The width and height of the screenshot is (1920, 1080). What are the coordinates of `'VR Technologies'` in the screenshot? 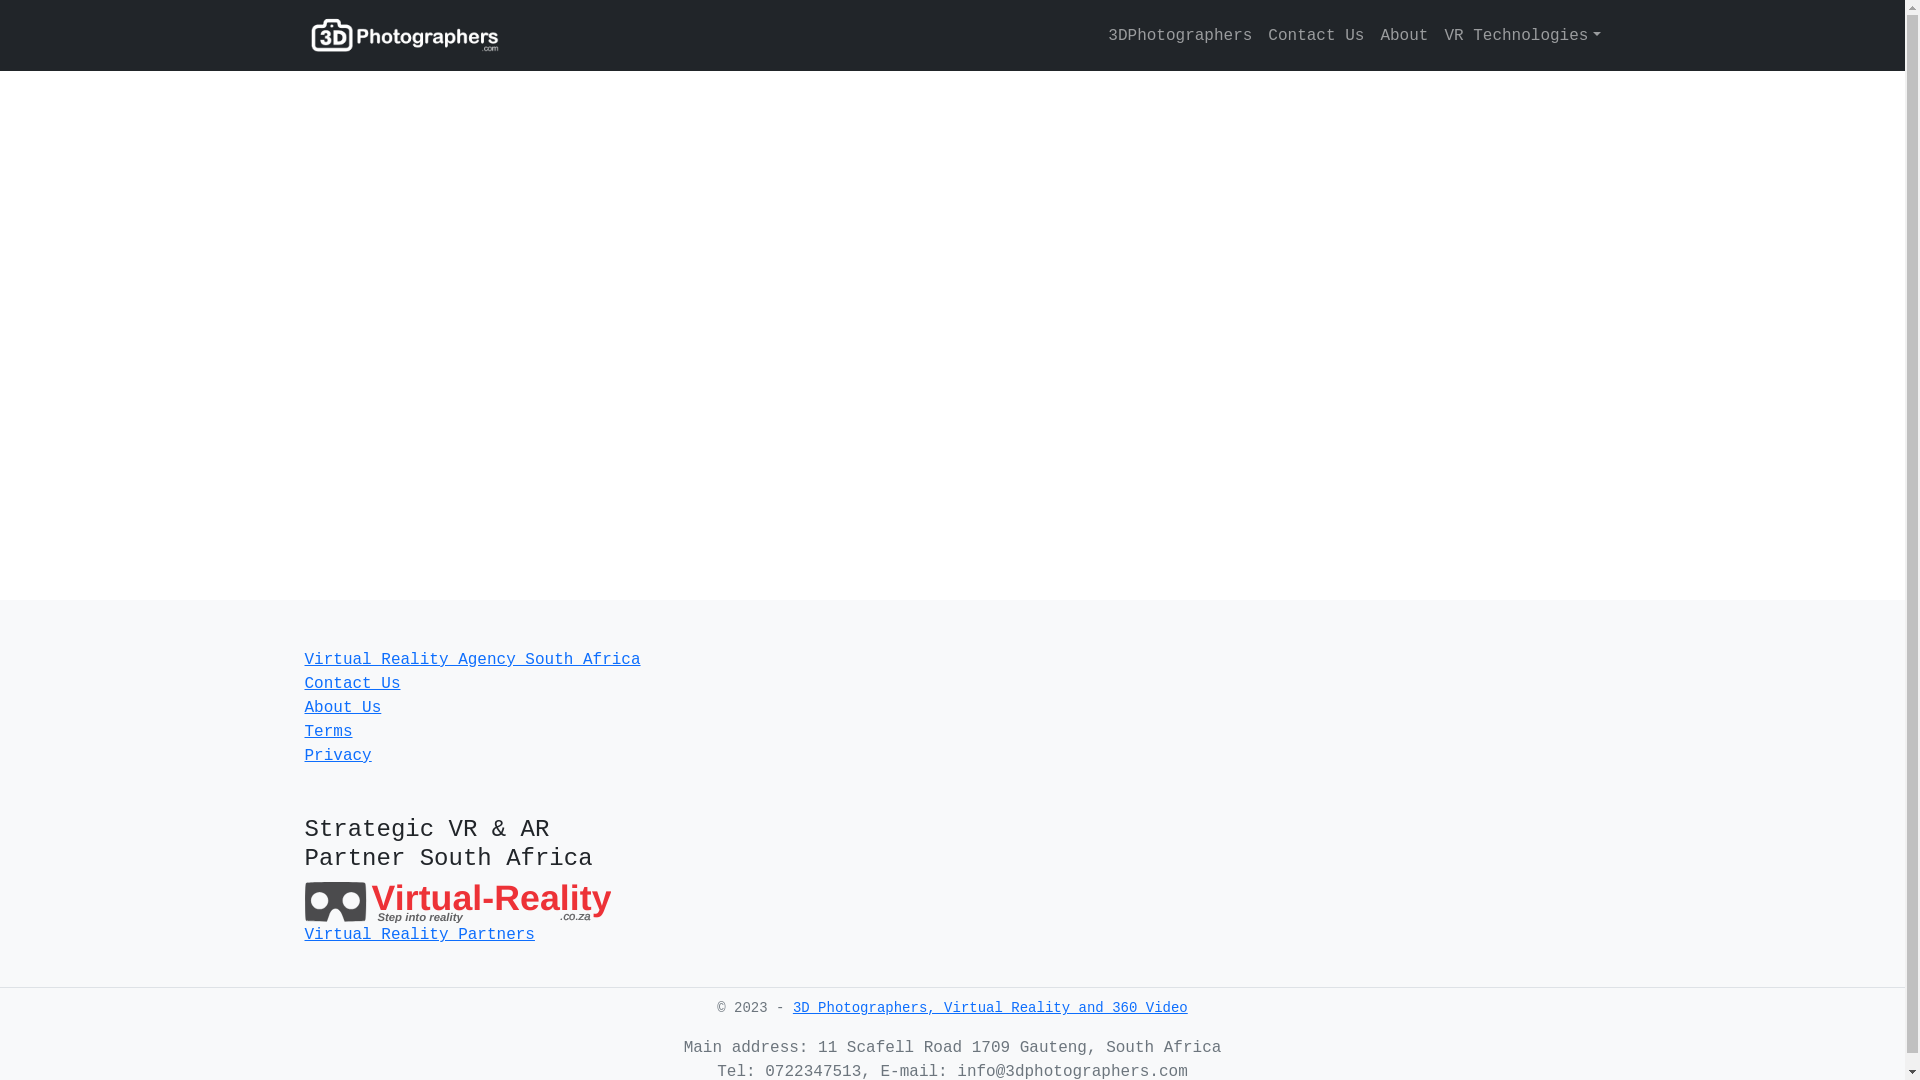 It's located at (1517, 35).